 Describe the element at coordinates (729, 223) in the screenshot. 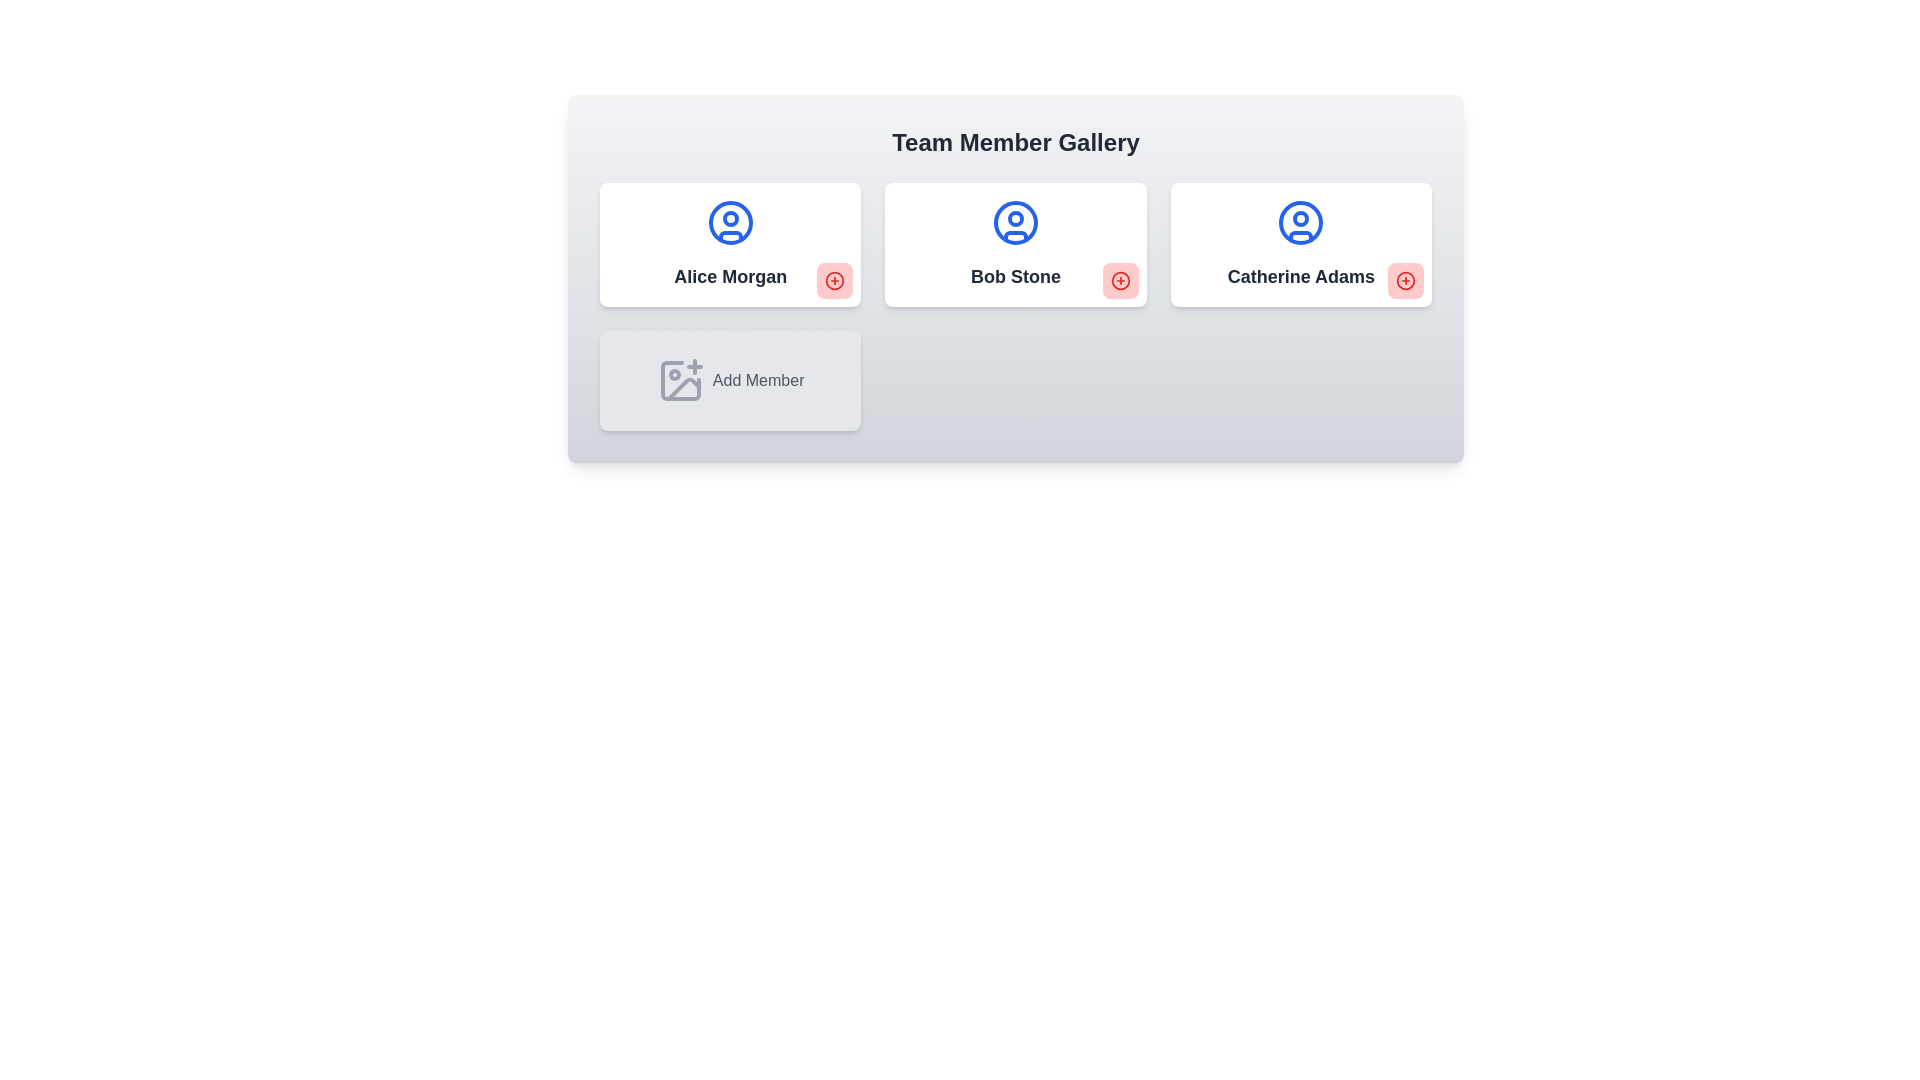

I see `the circular user icon element with a blue outline that is part of the SVG illustration for 'Alice Morgan'` at that location.